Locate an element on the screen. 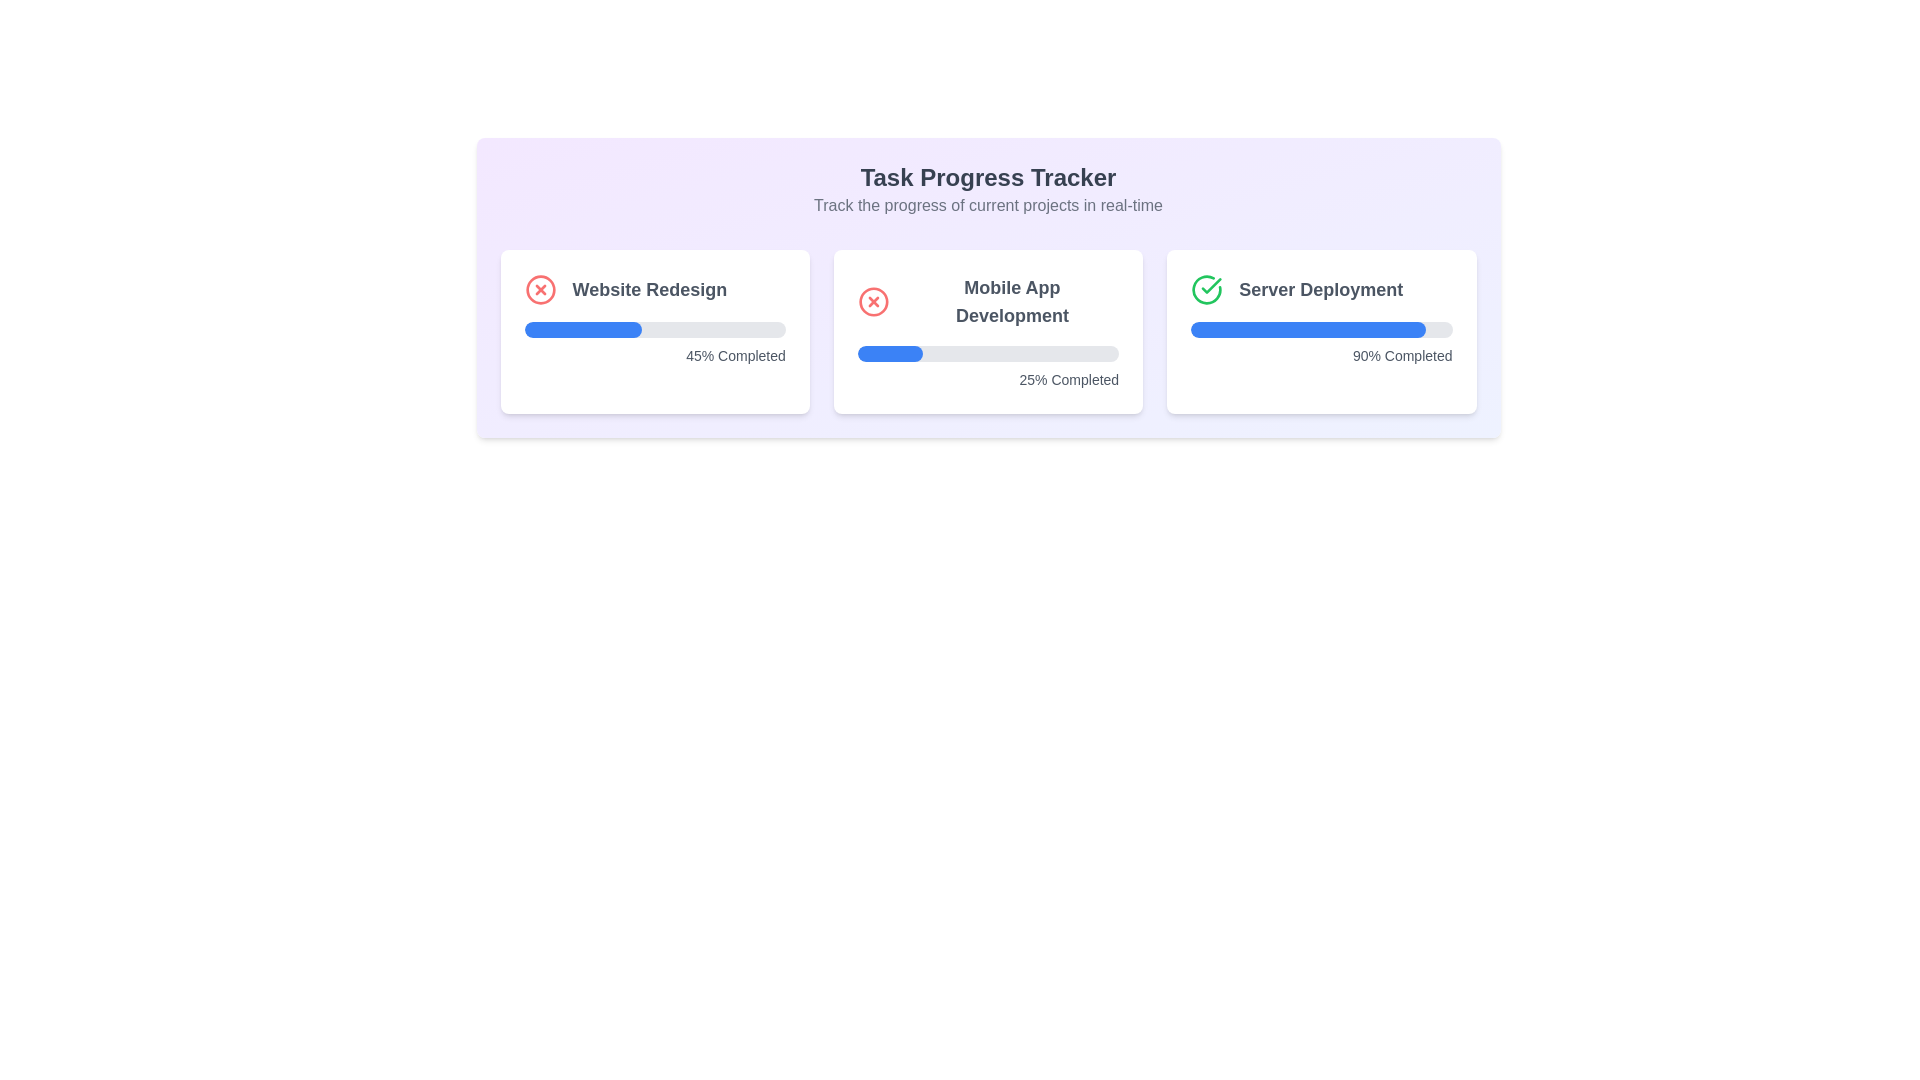 The height and width of the screenshot is (1080, 1920). text label indicating 'Server Deployment', which is positioned at the top of the card and is adjacent to a progress bar showing '90% Completed' is located at coordinates (1321, 289).